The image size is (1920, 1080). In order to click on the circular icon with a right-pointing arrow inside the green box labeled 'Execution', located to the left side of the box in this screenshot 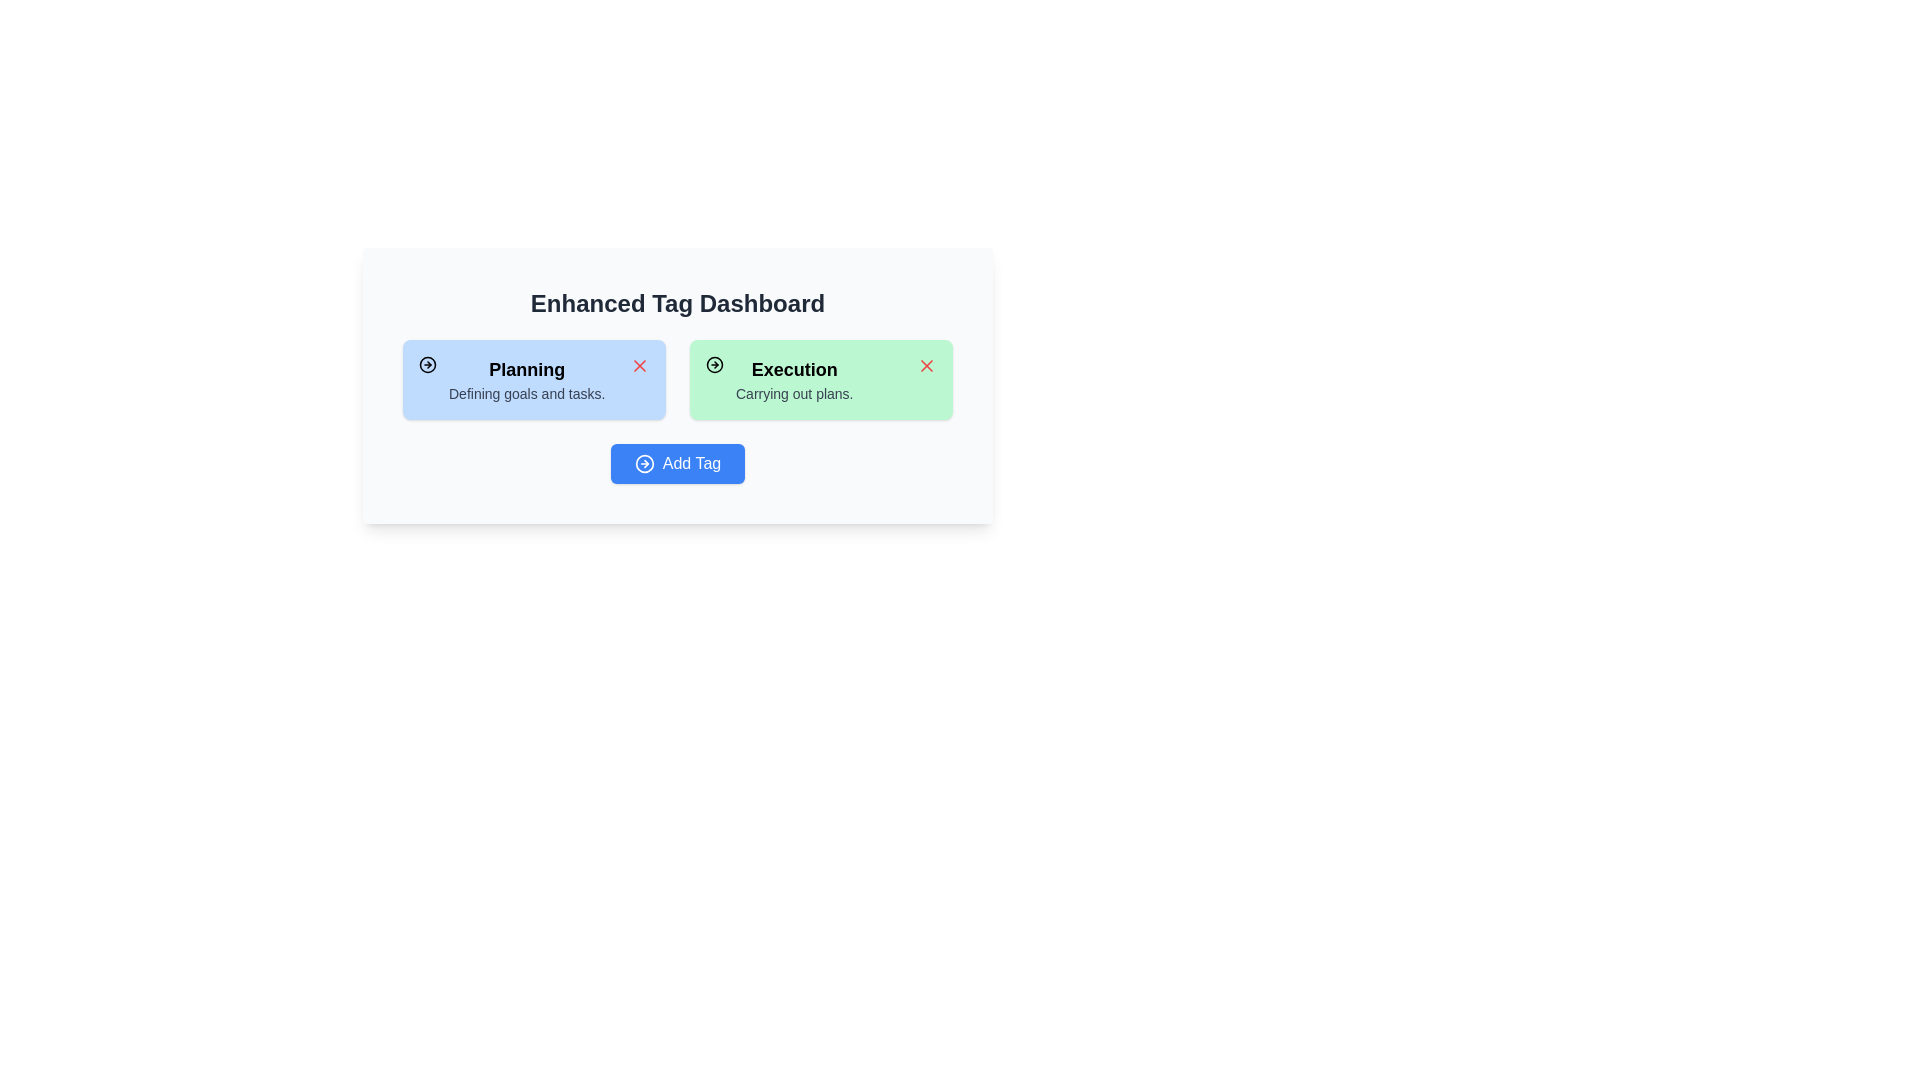, I will do `click(715, 365)`.